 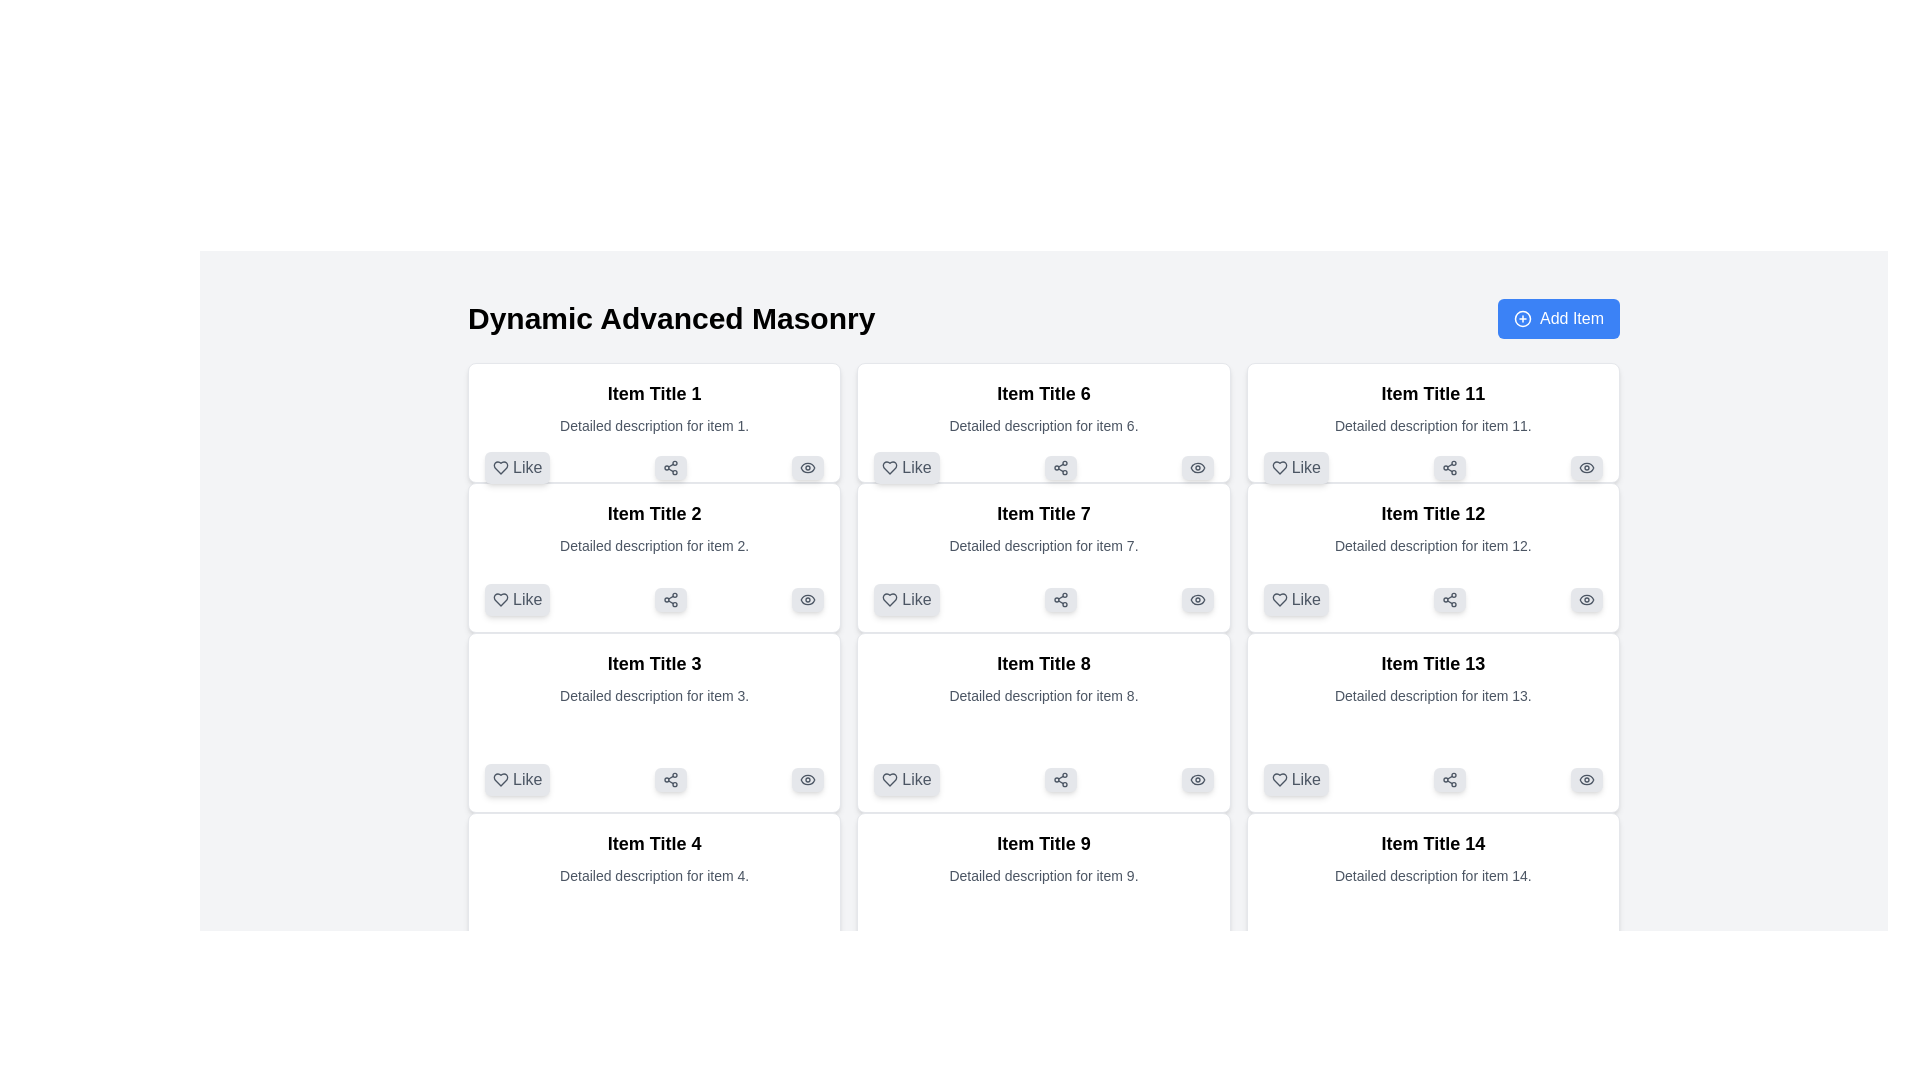 I want to click on the interactive like button located at the leftmost position on the horizontal line of the 'Item Title 6' card, so click(x=1042, y=467).